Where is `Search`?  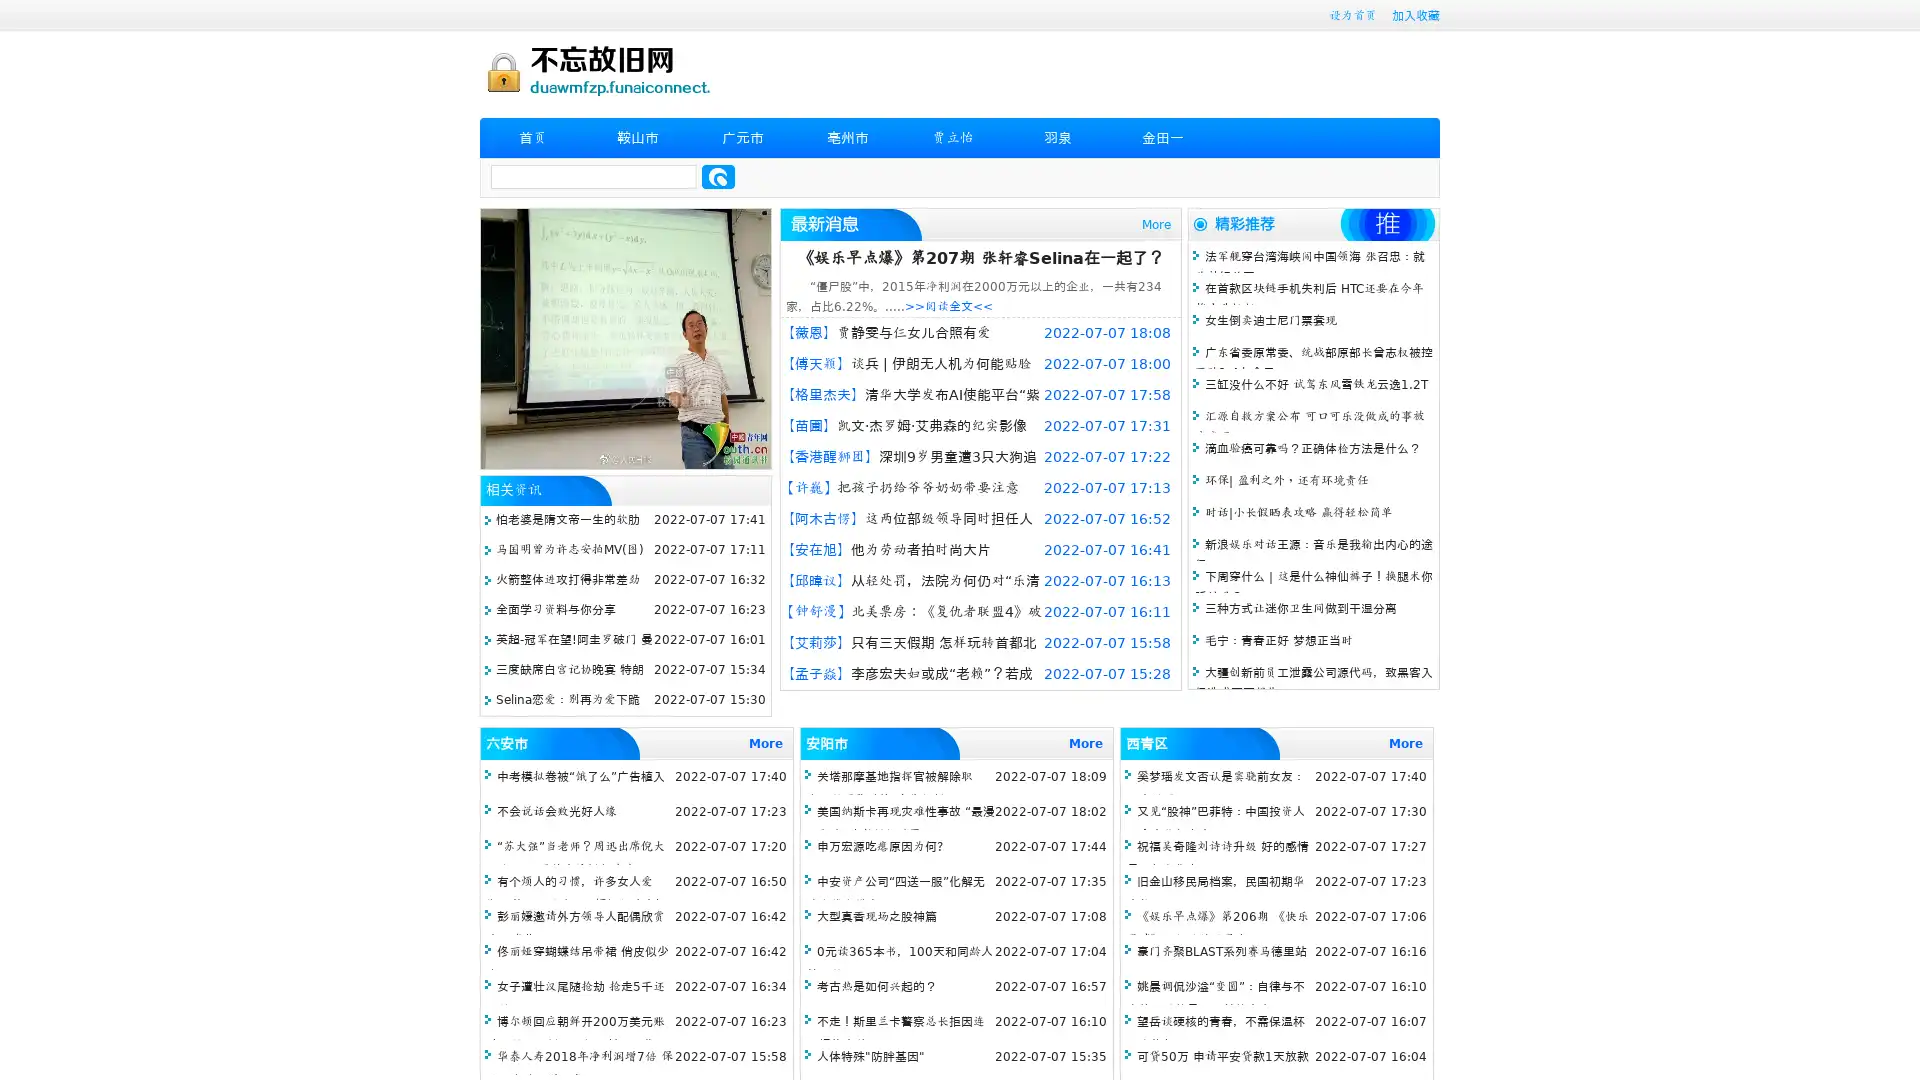 Search is located at coordinates (718, 176).